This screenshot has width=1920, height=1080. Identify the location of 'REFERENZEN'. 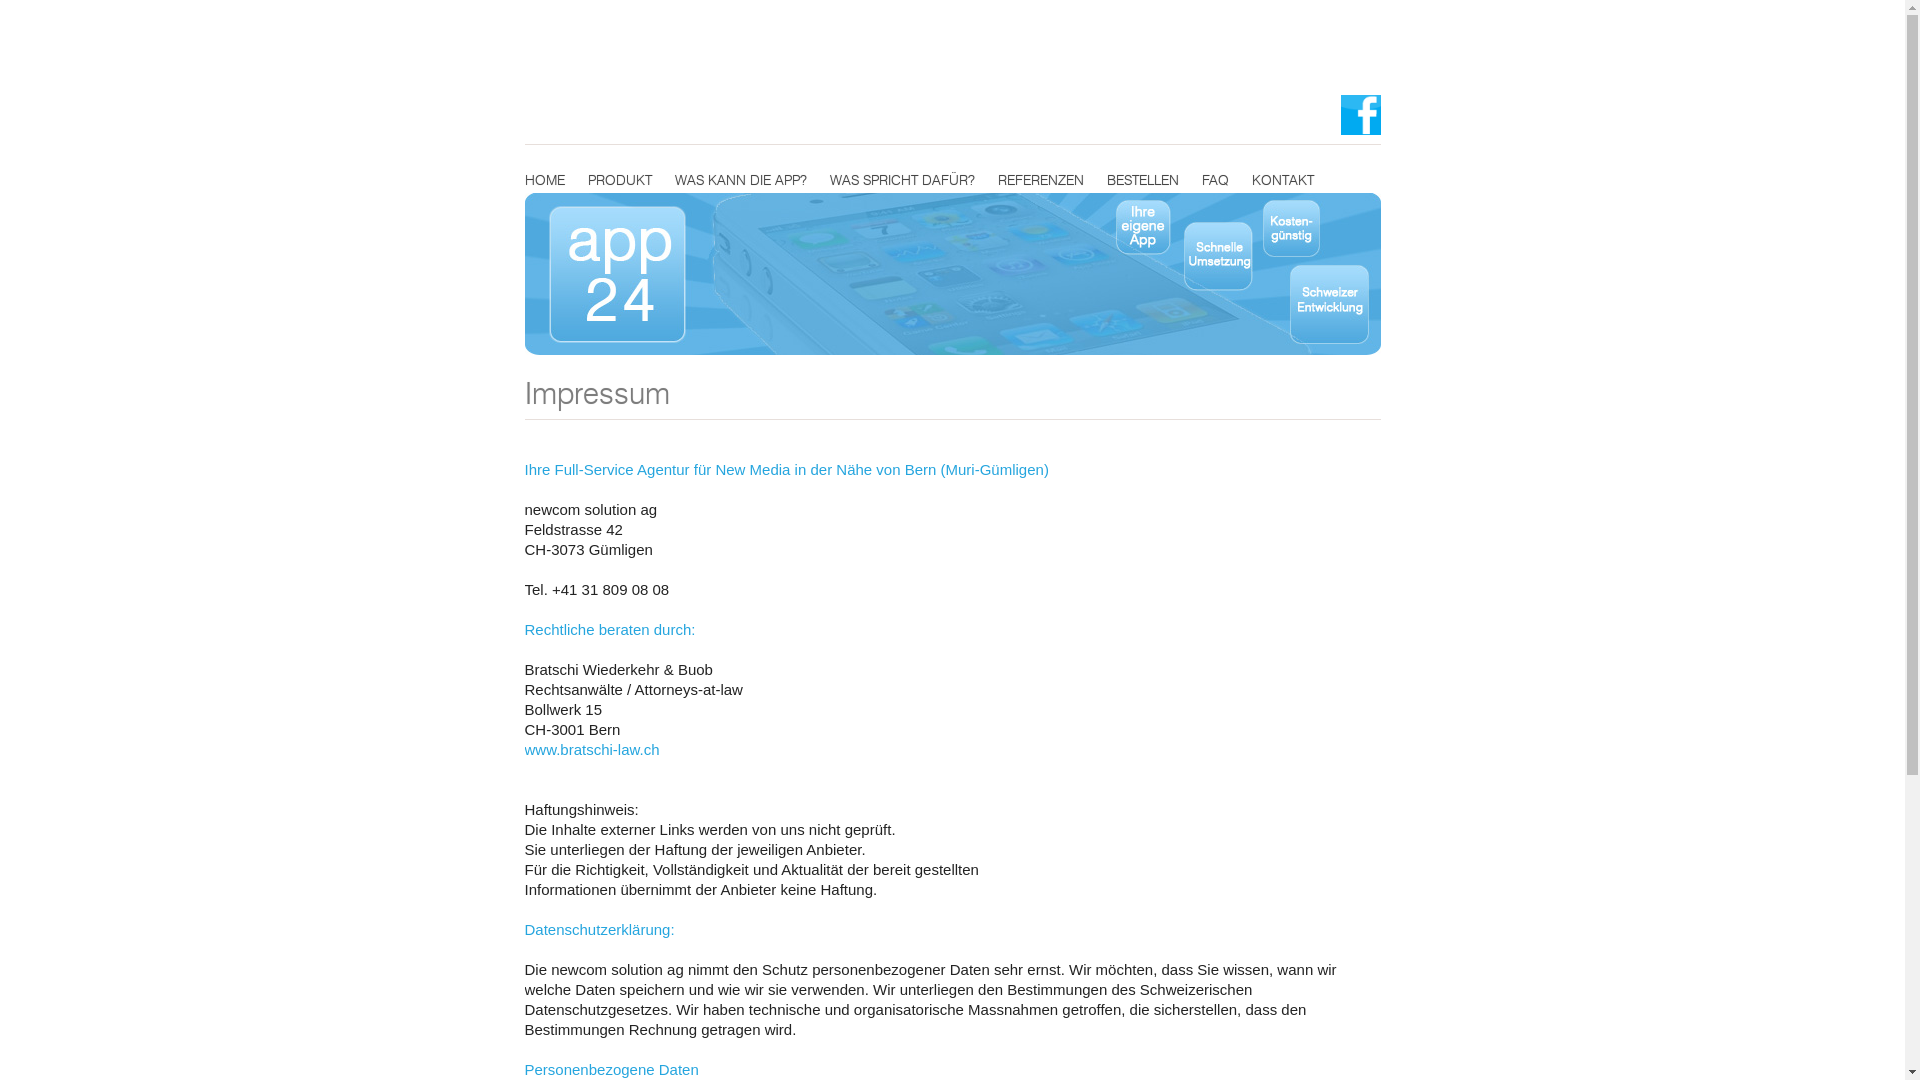
(998, 181).